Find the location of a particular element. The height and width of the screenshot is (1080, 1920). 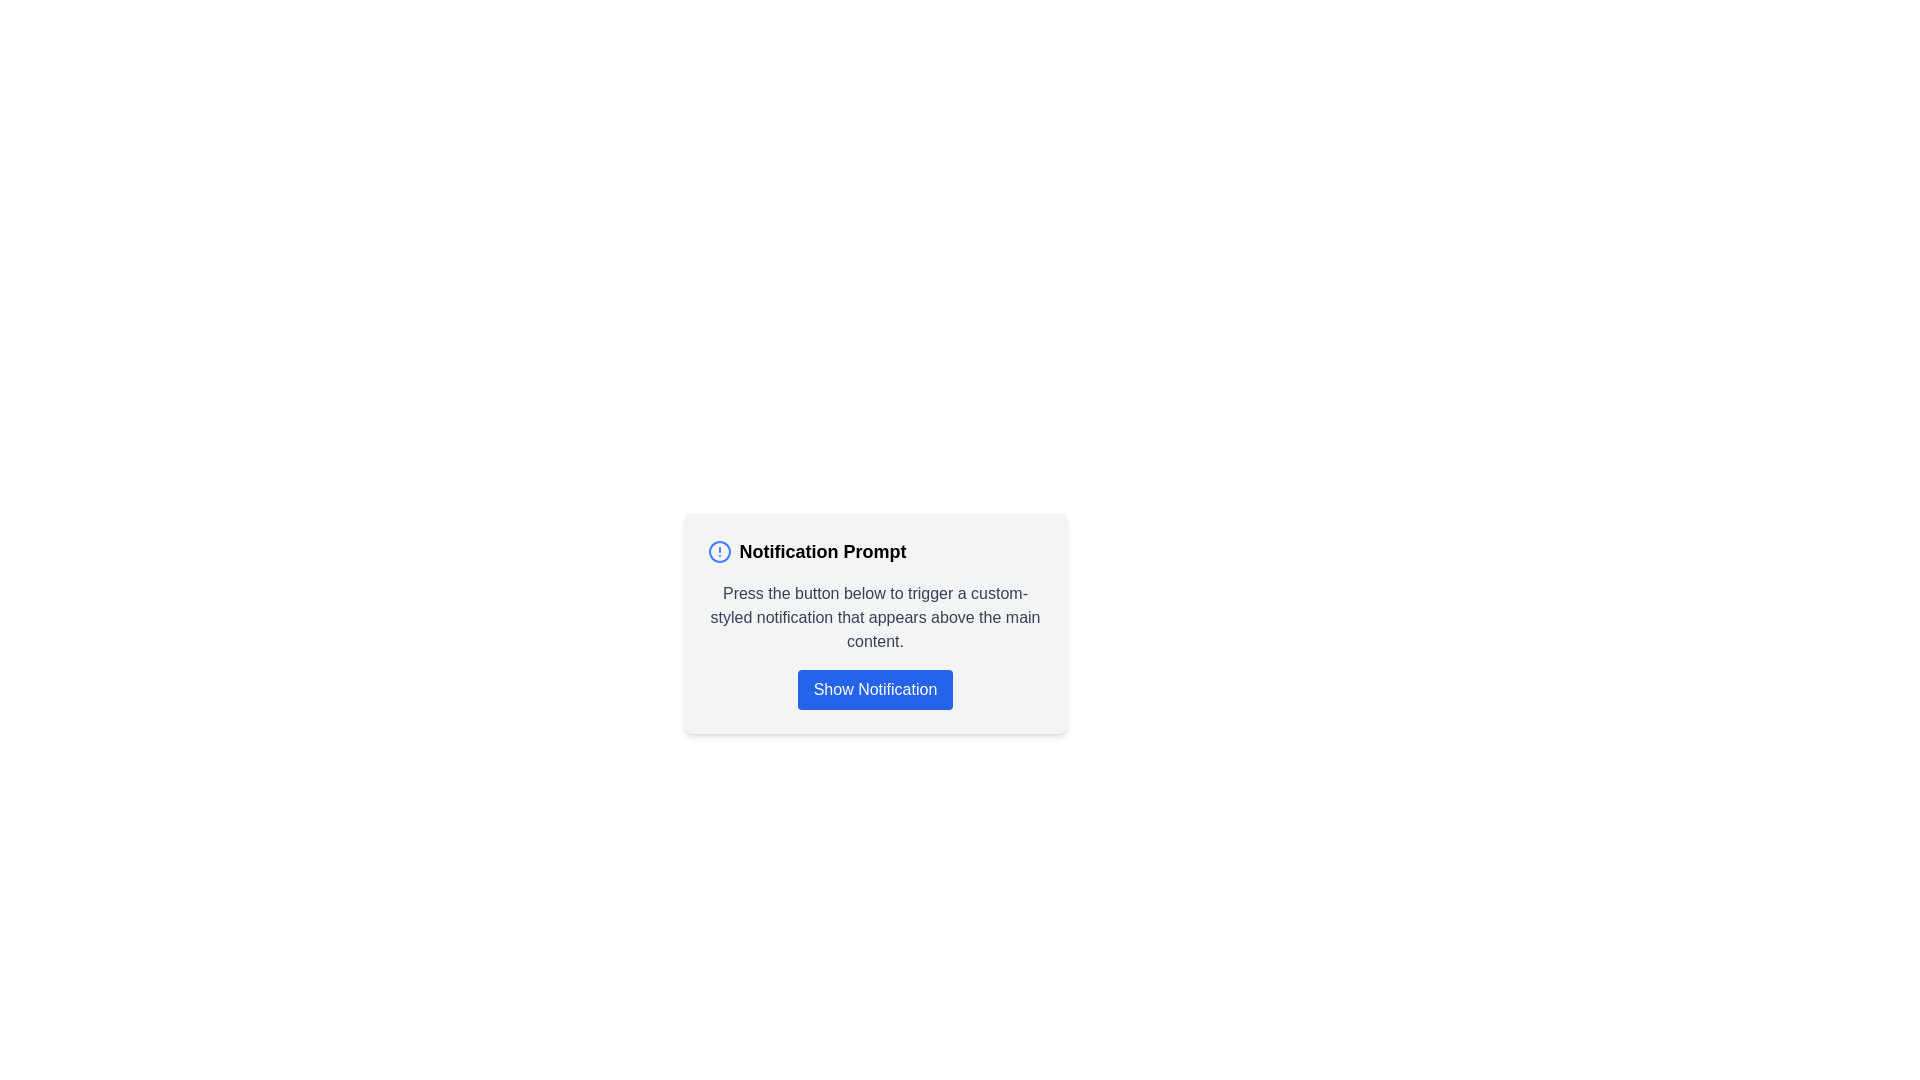

the 'Show Notification' button, which is a rectangular button with rounded corners and a blue background located at the bottom of the notification prompt panel is located at coordinates (875, 689).